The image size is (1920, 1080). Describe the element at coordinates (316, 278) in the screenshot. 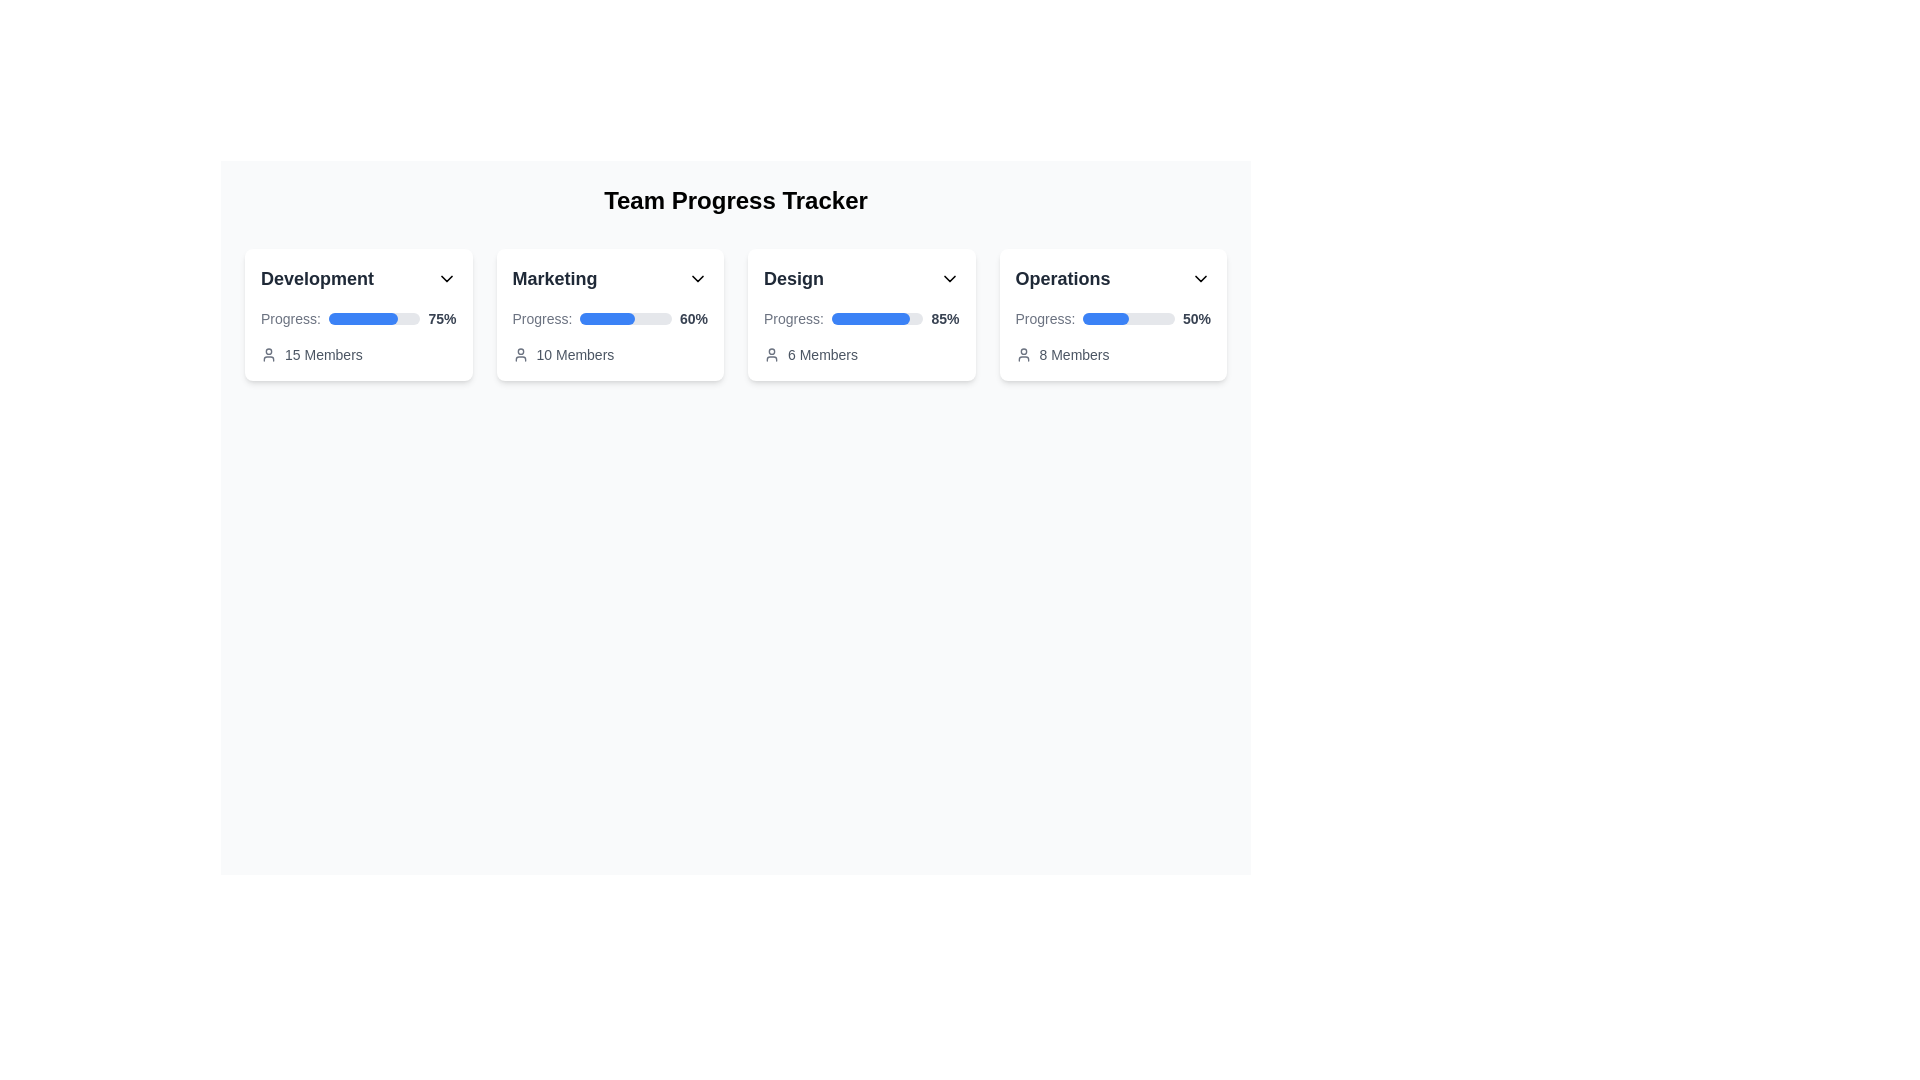

I see `the text label displaying 'Development' in bold, large font at the top left of the first card` at that location.